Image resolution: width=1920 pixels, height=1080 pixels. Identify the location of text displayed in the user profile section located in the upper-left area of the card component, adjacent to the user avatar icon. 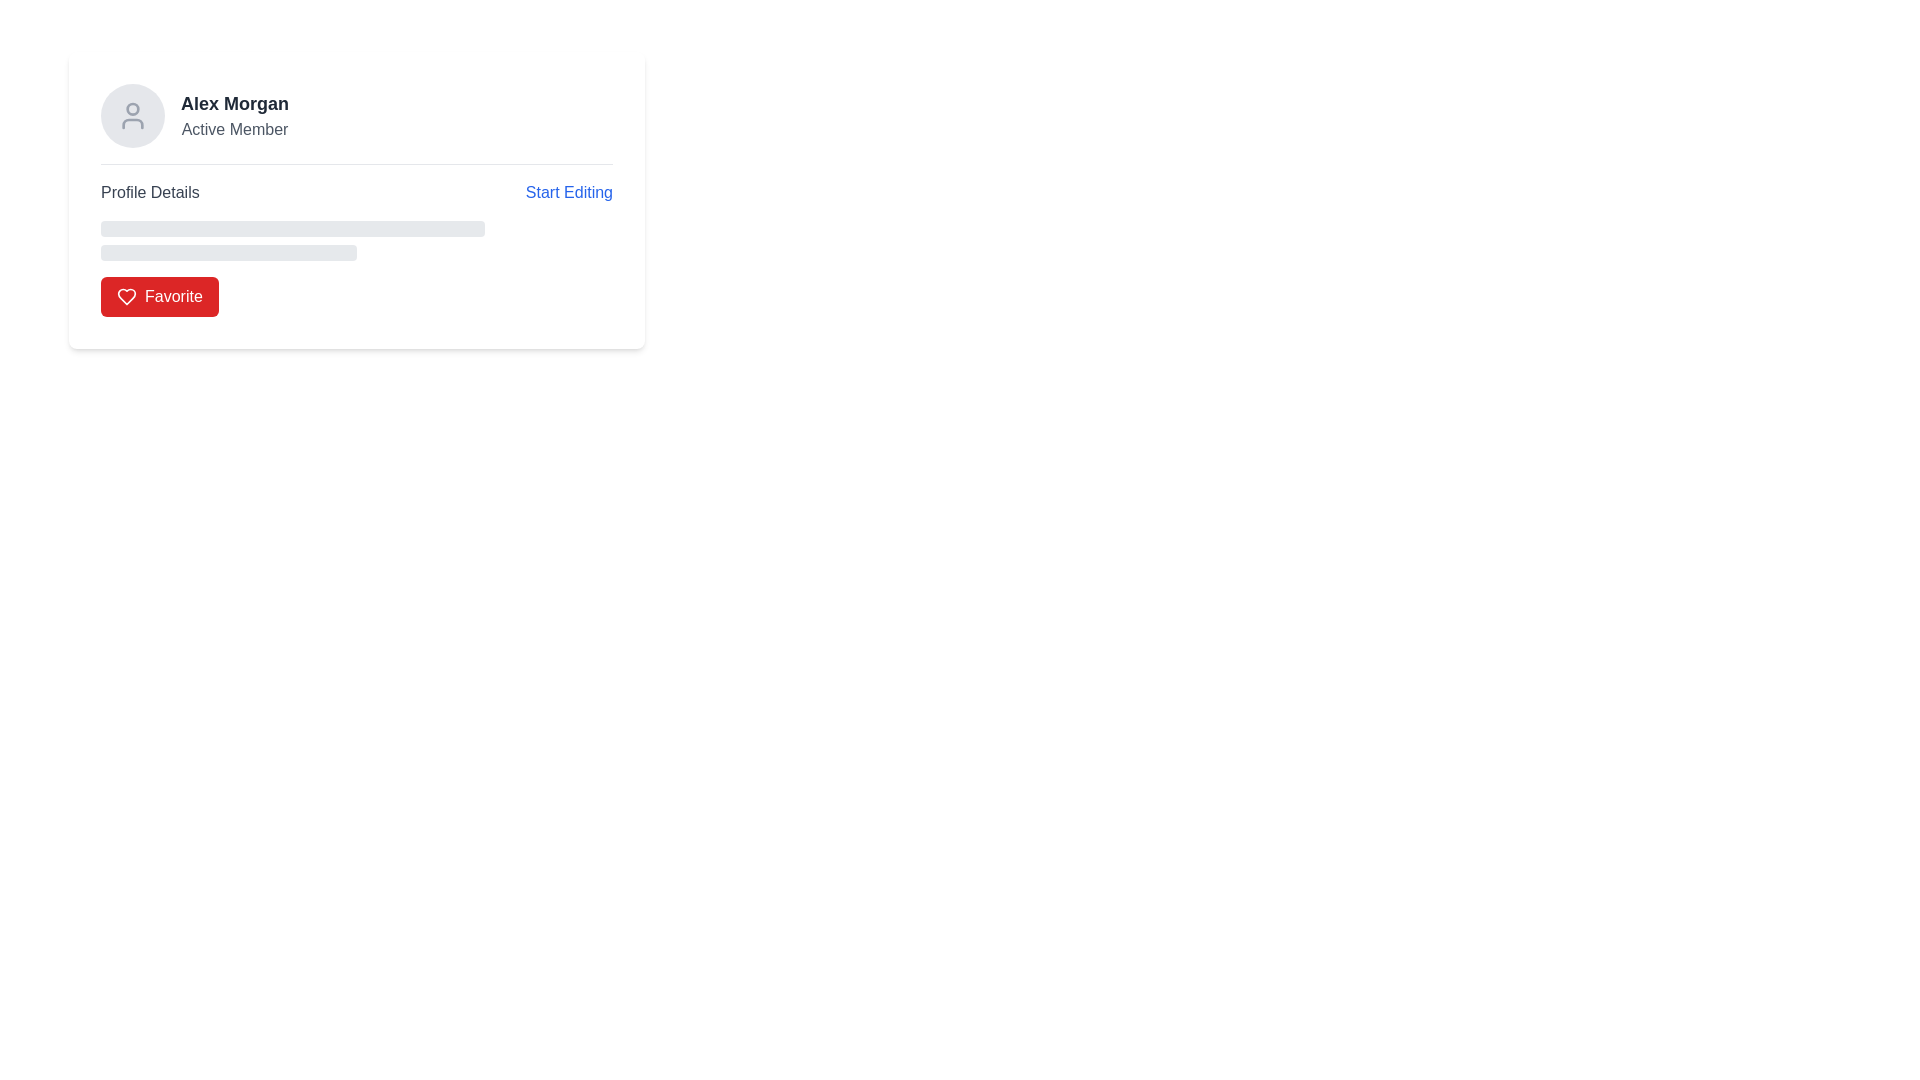
(235, 115).